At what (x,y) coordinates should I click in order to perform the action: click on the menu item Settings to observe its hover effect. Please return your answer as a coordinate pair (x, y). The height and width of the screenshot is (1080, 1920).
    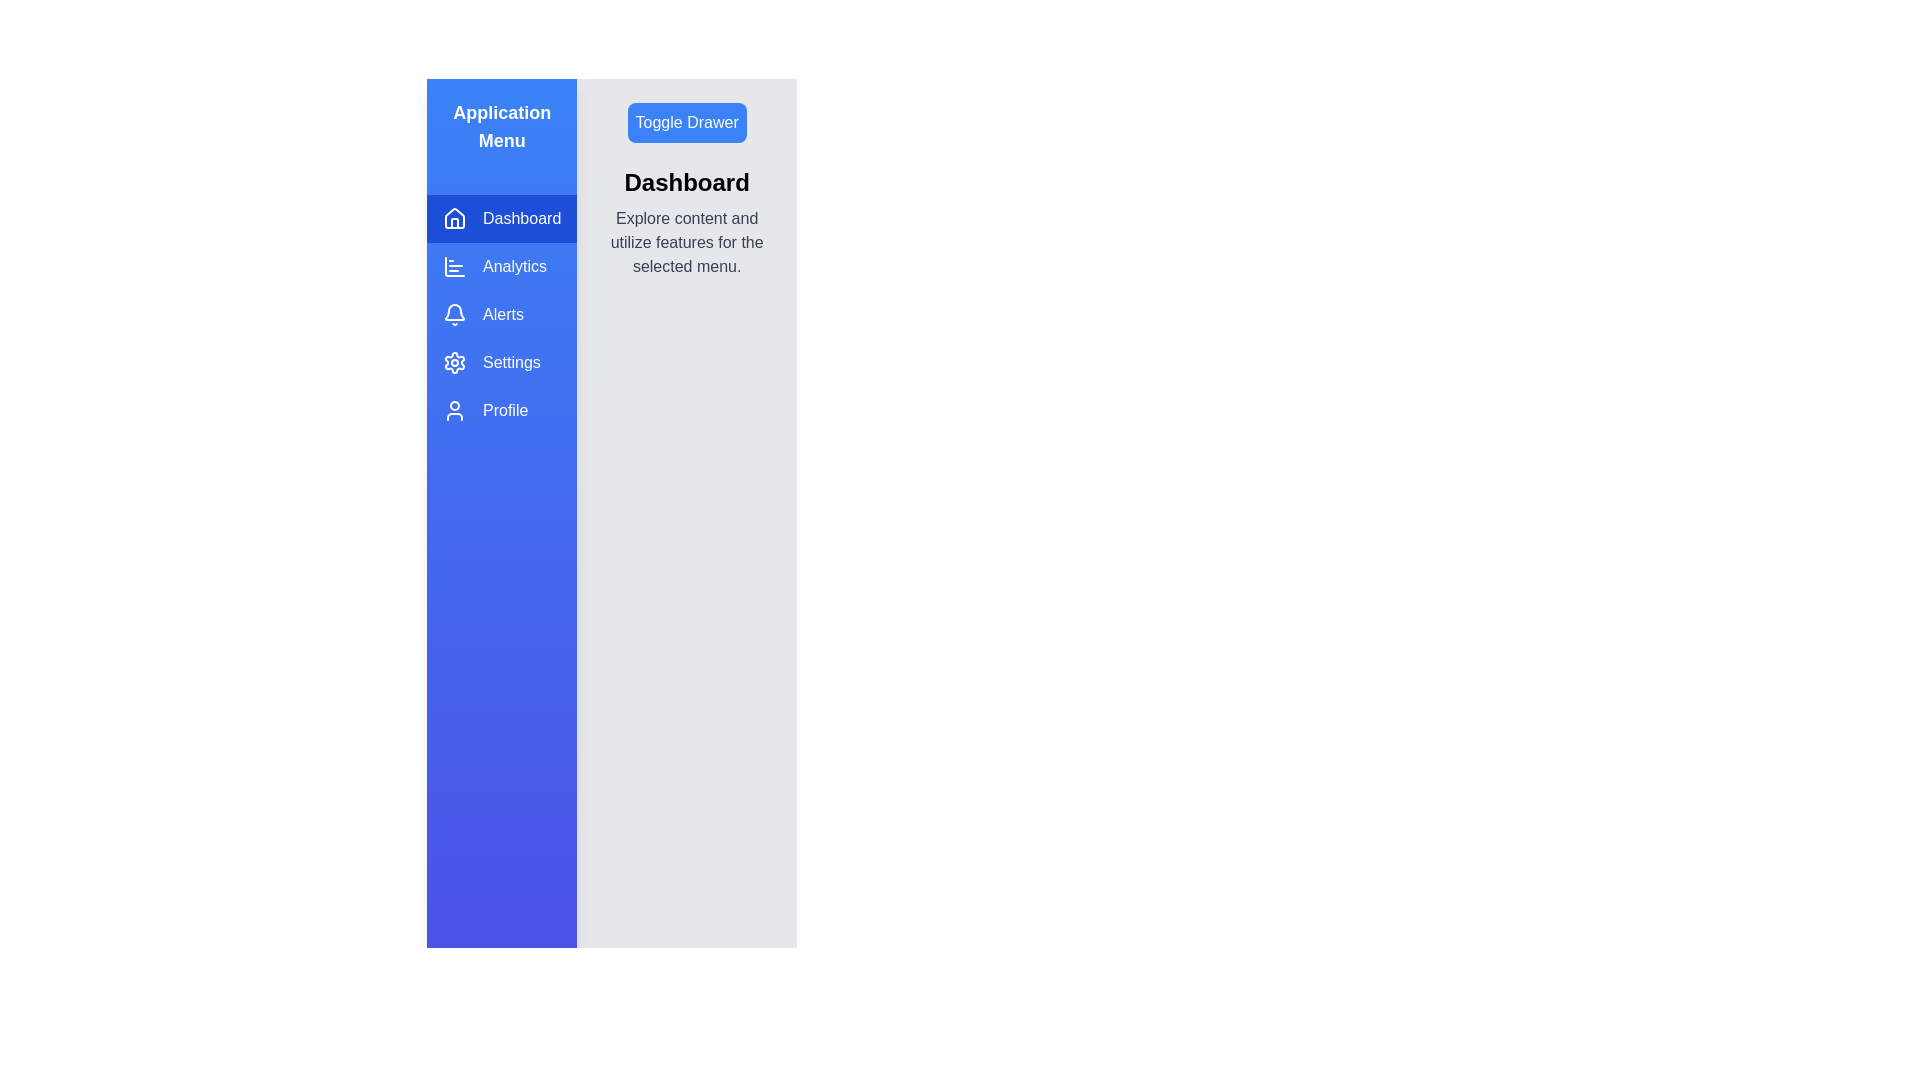
    Looking at the image, I should click on (502, 362).